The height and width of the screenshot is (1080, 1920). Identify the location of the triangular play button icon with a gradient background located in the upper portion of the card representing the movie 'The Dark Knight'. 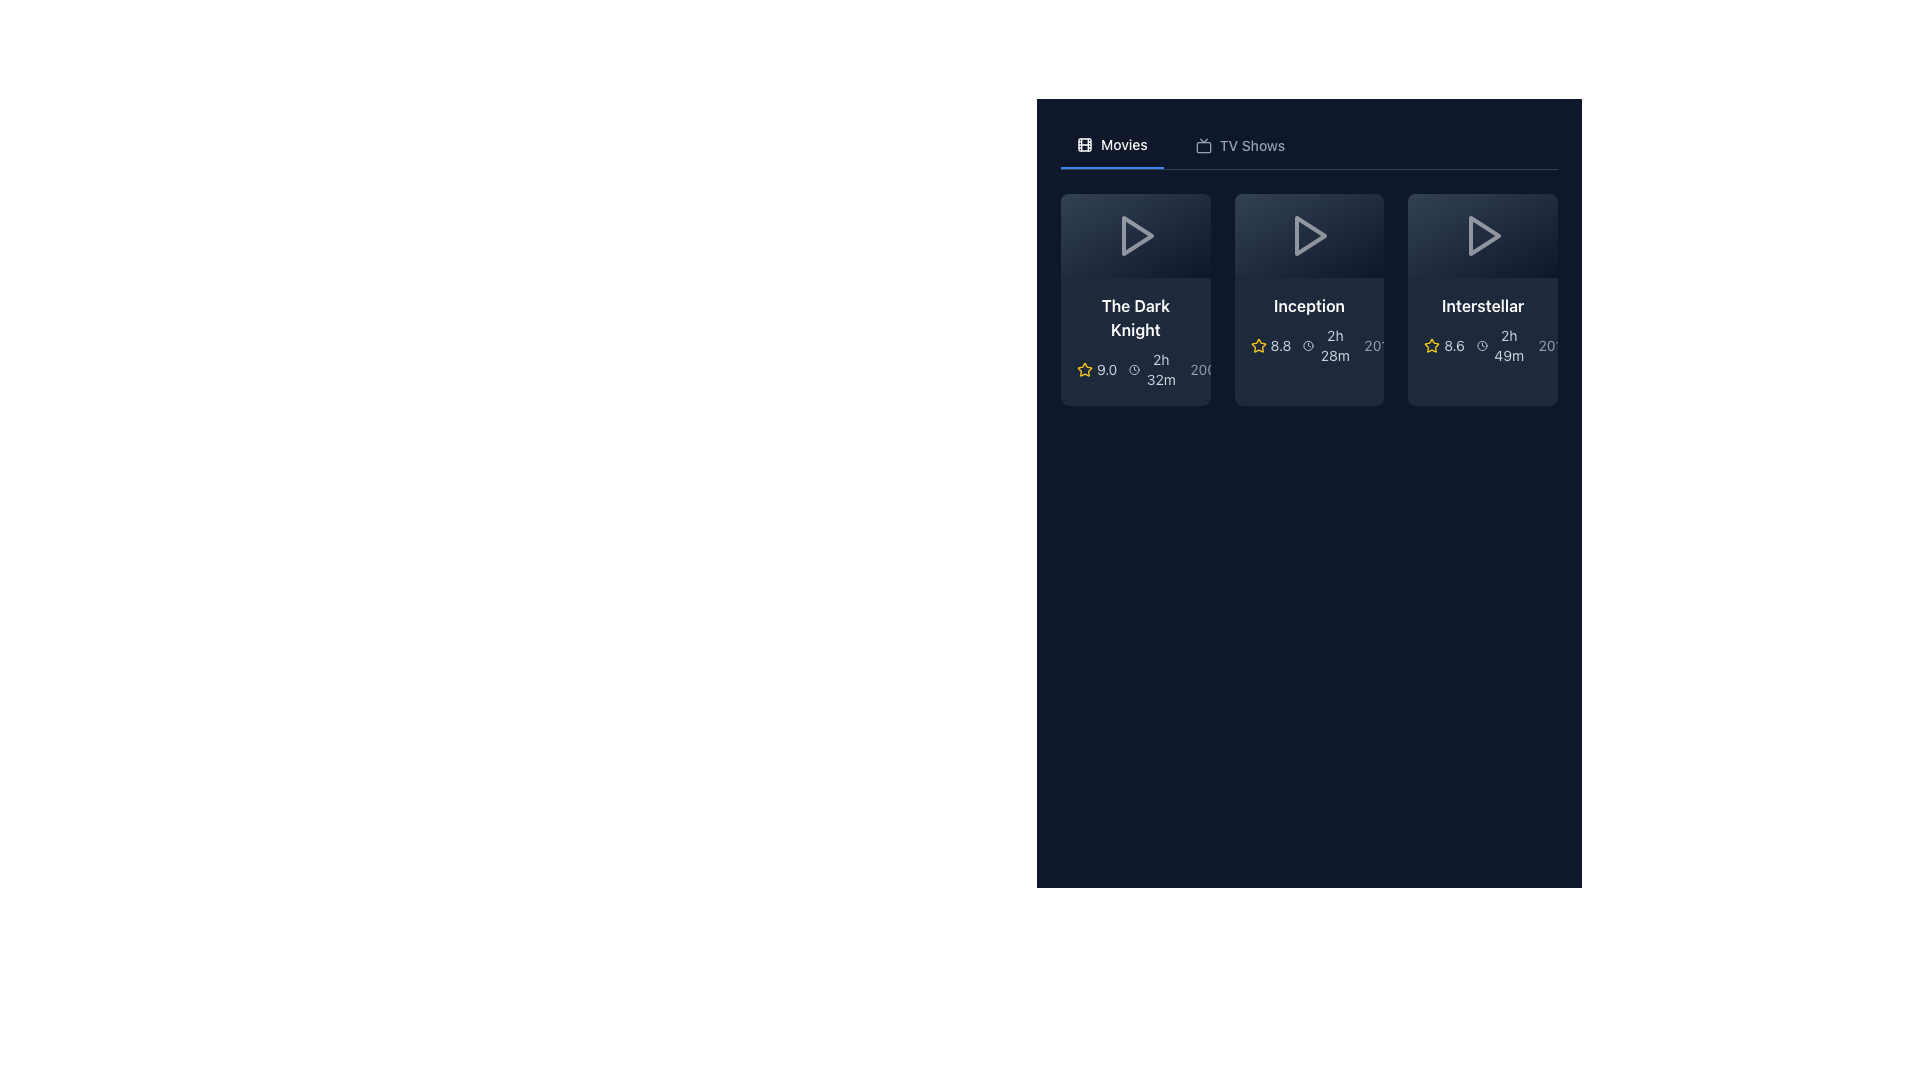
(1135, 235).